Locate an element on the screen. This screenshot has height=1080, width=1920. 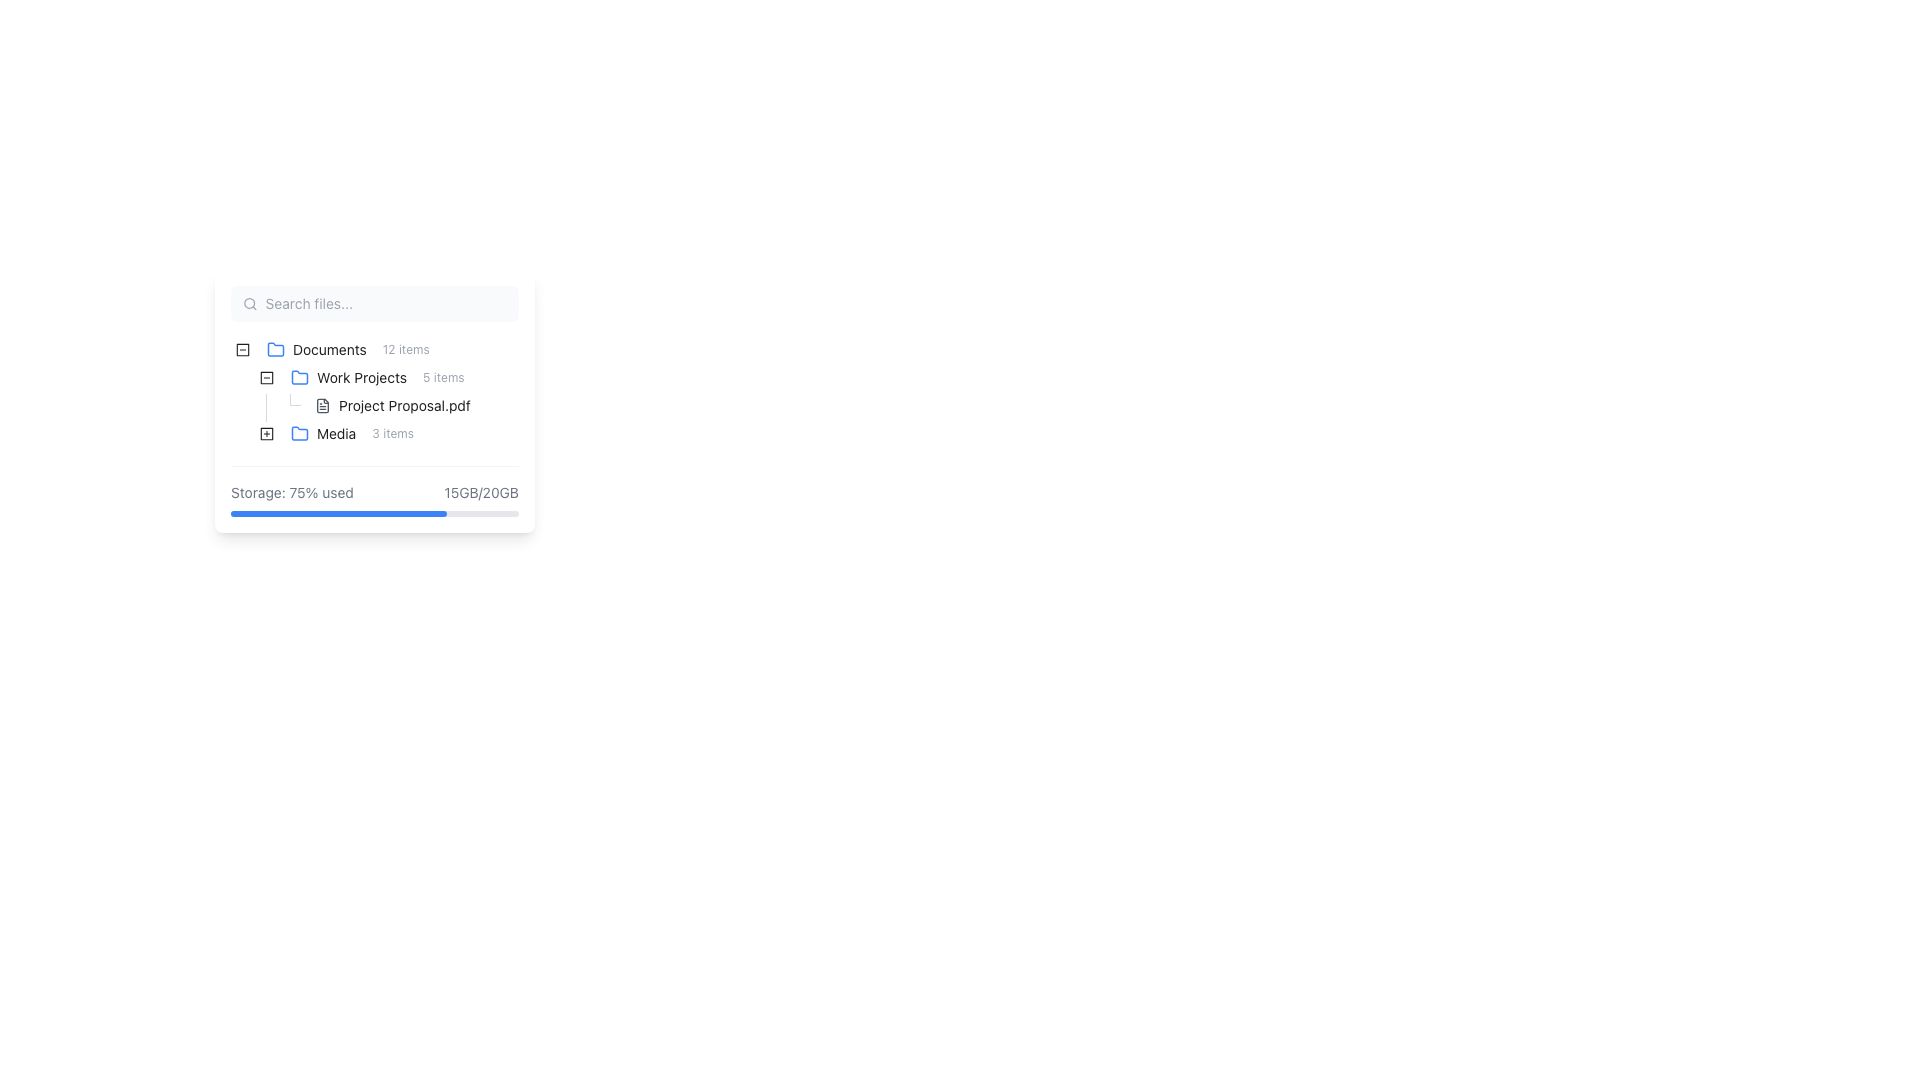
the blue folder icon representing the 'Work Projects' directory in the file explorer hierarchy is located at coordinates (298, 378).